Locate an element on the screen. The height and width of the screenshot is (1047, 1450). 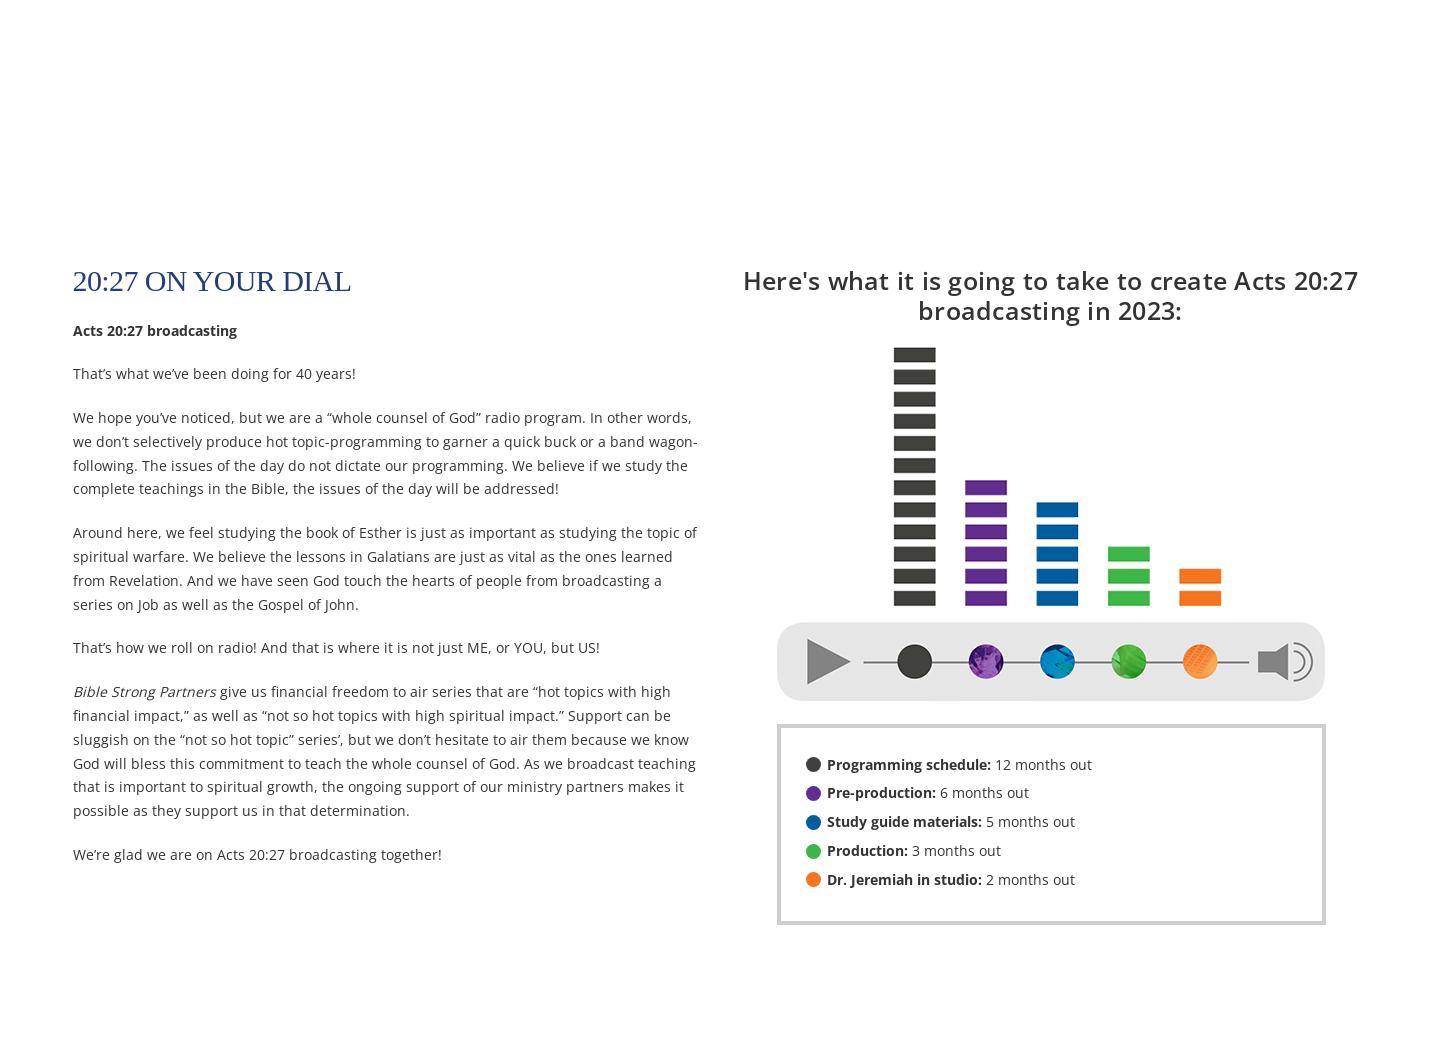
'Programming schedule:' is located at coordinates (906, 762).